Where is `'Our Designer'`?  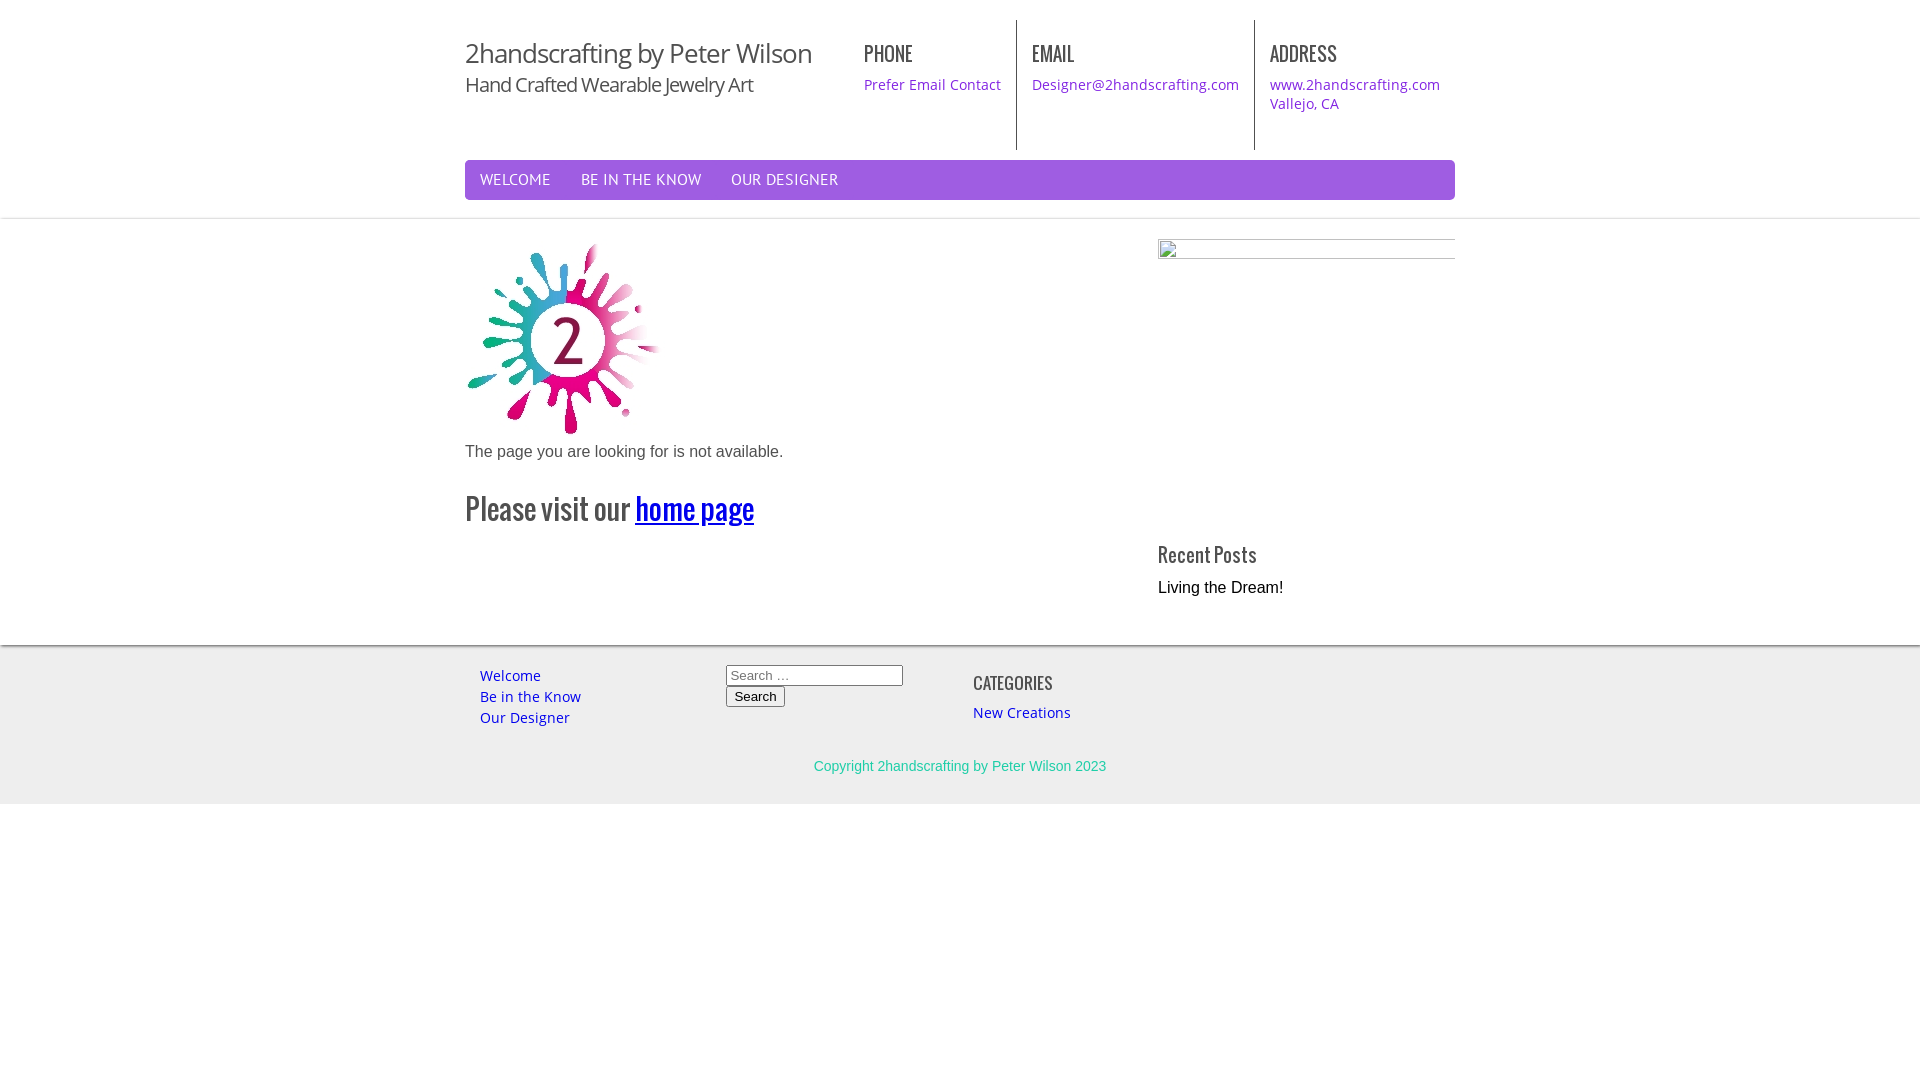 'Our Designer' is located at coordinates (480, 716).